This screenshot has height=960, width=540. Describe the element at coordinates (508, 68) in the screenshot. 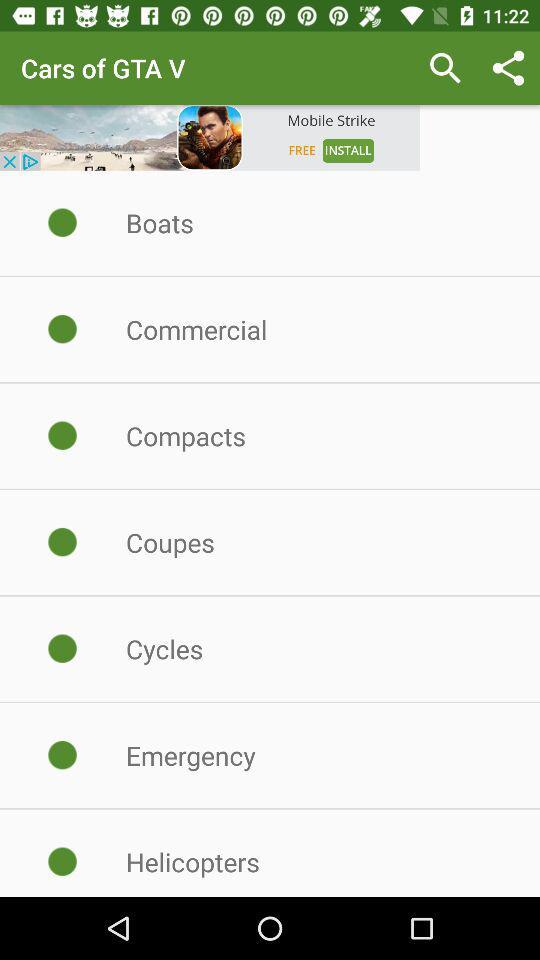

I see `the share button` at that location.